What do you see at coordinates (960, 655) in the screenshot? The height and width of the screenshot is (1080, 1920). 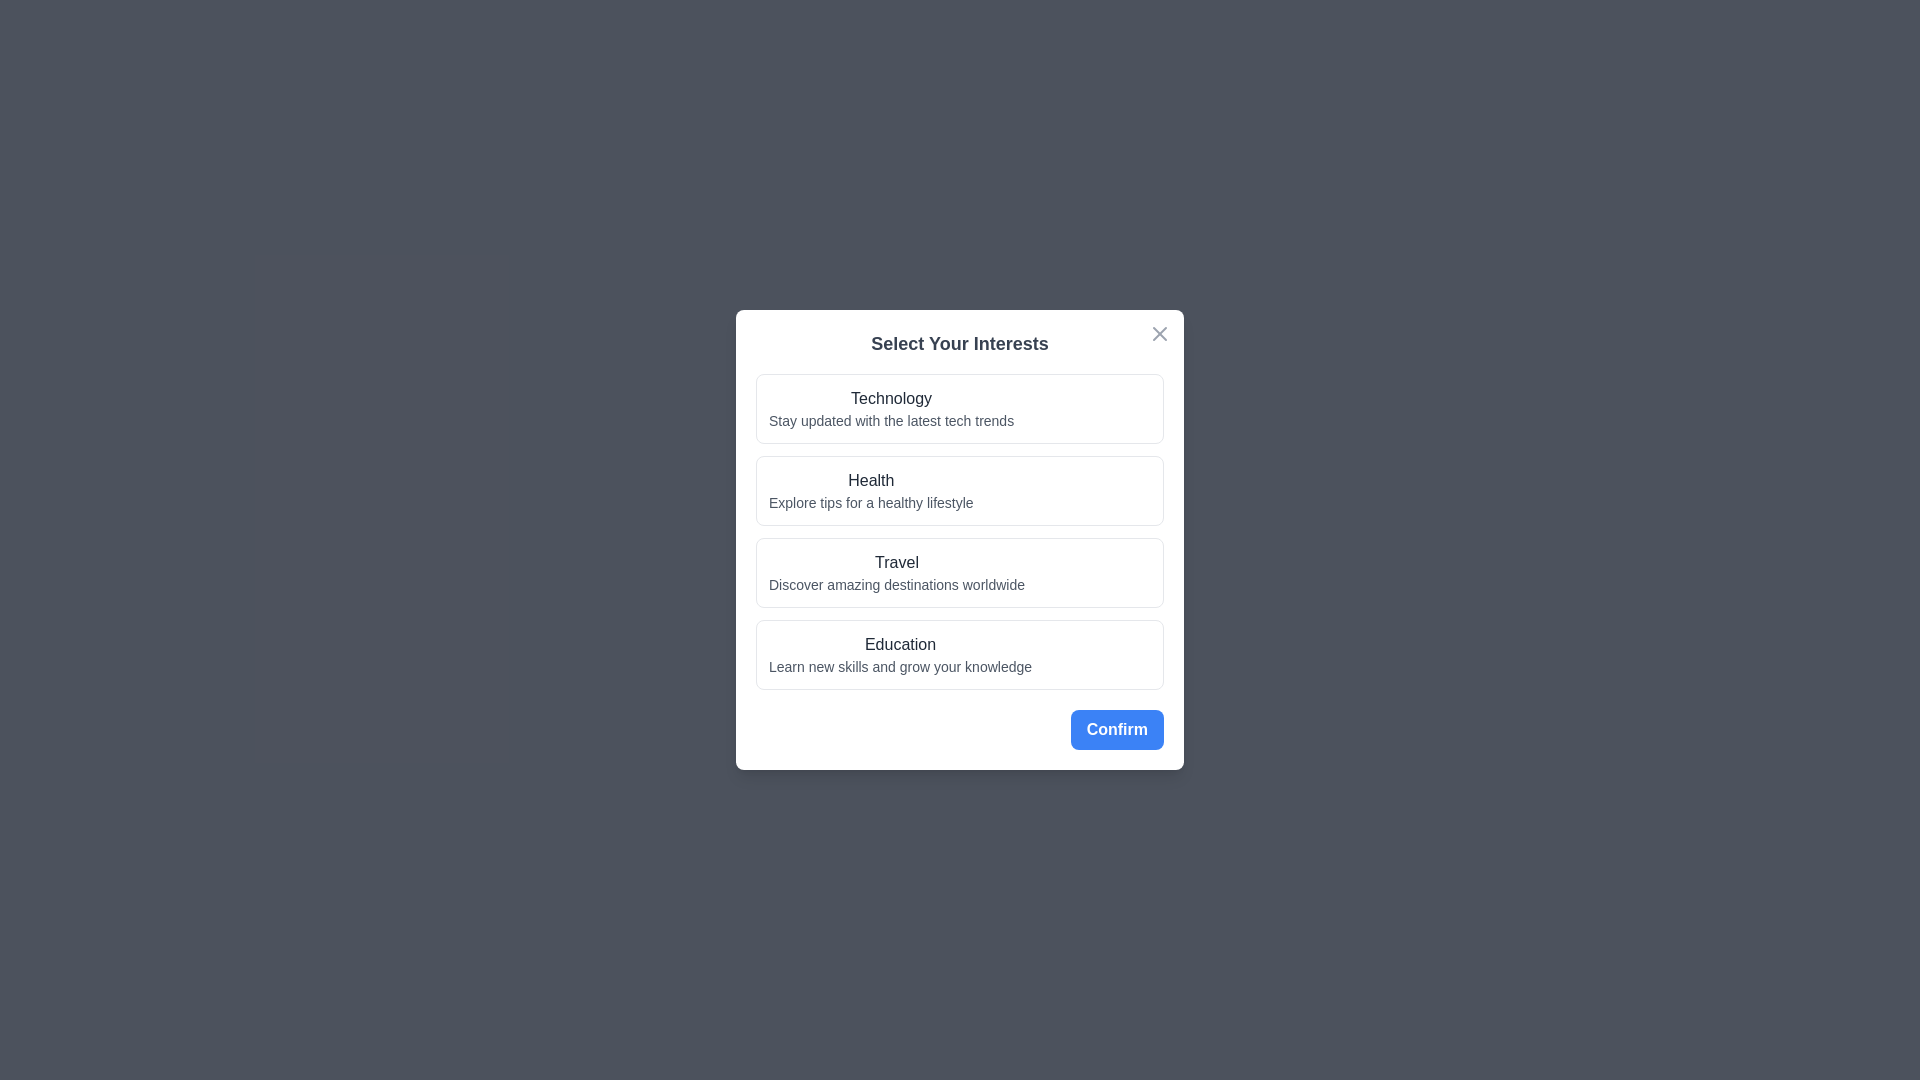 I see `the interest Education from the list` at bounding box center [960, 655].